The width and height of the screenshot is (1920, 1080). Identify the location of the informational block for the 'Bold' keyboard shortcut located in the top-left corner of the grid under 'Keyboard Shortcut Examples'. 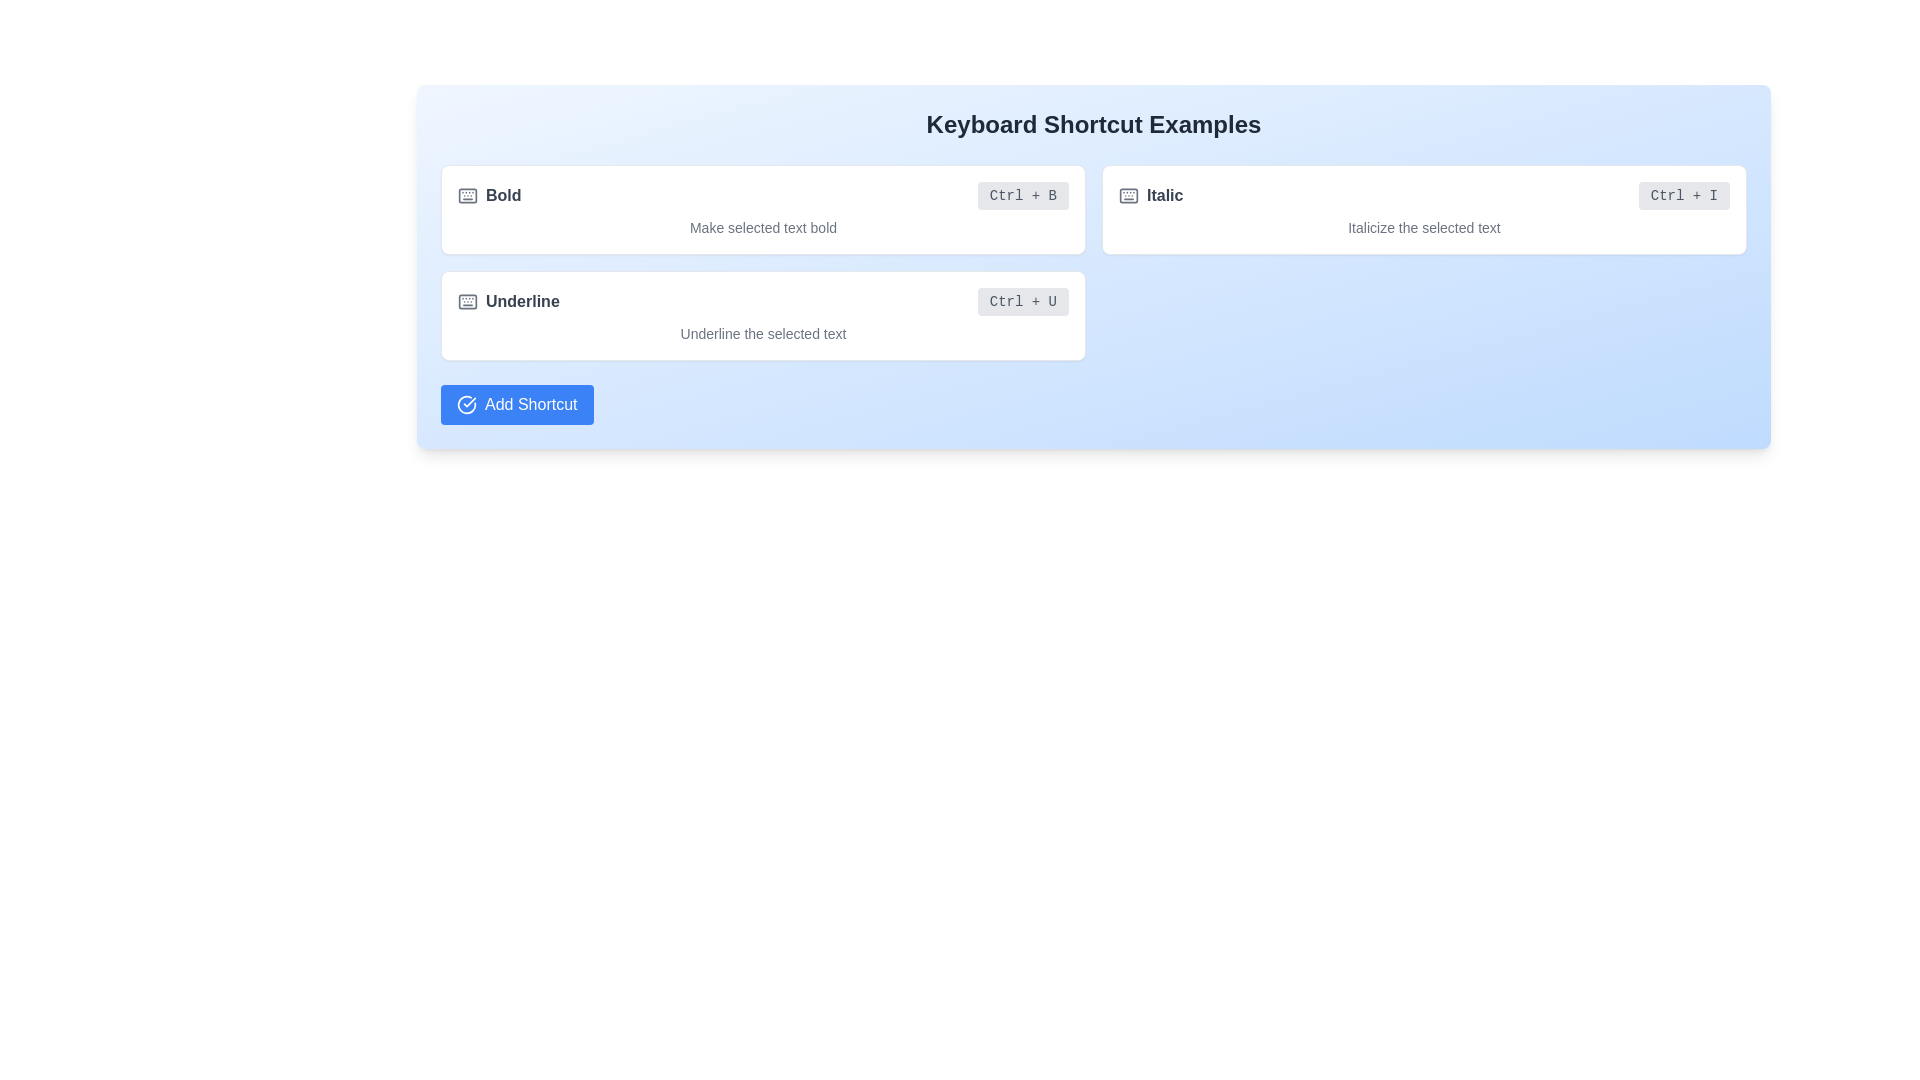
(762, 209).